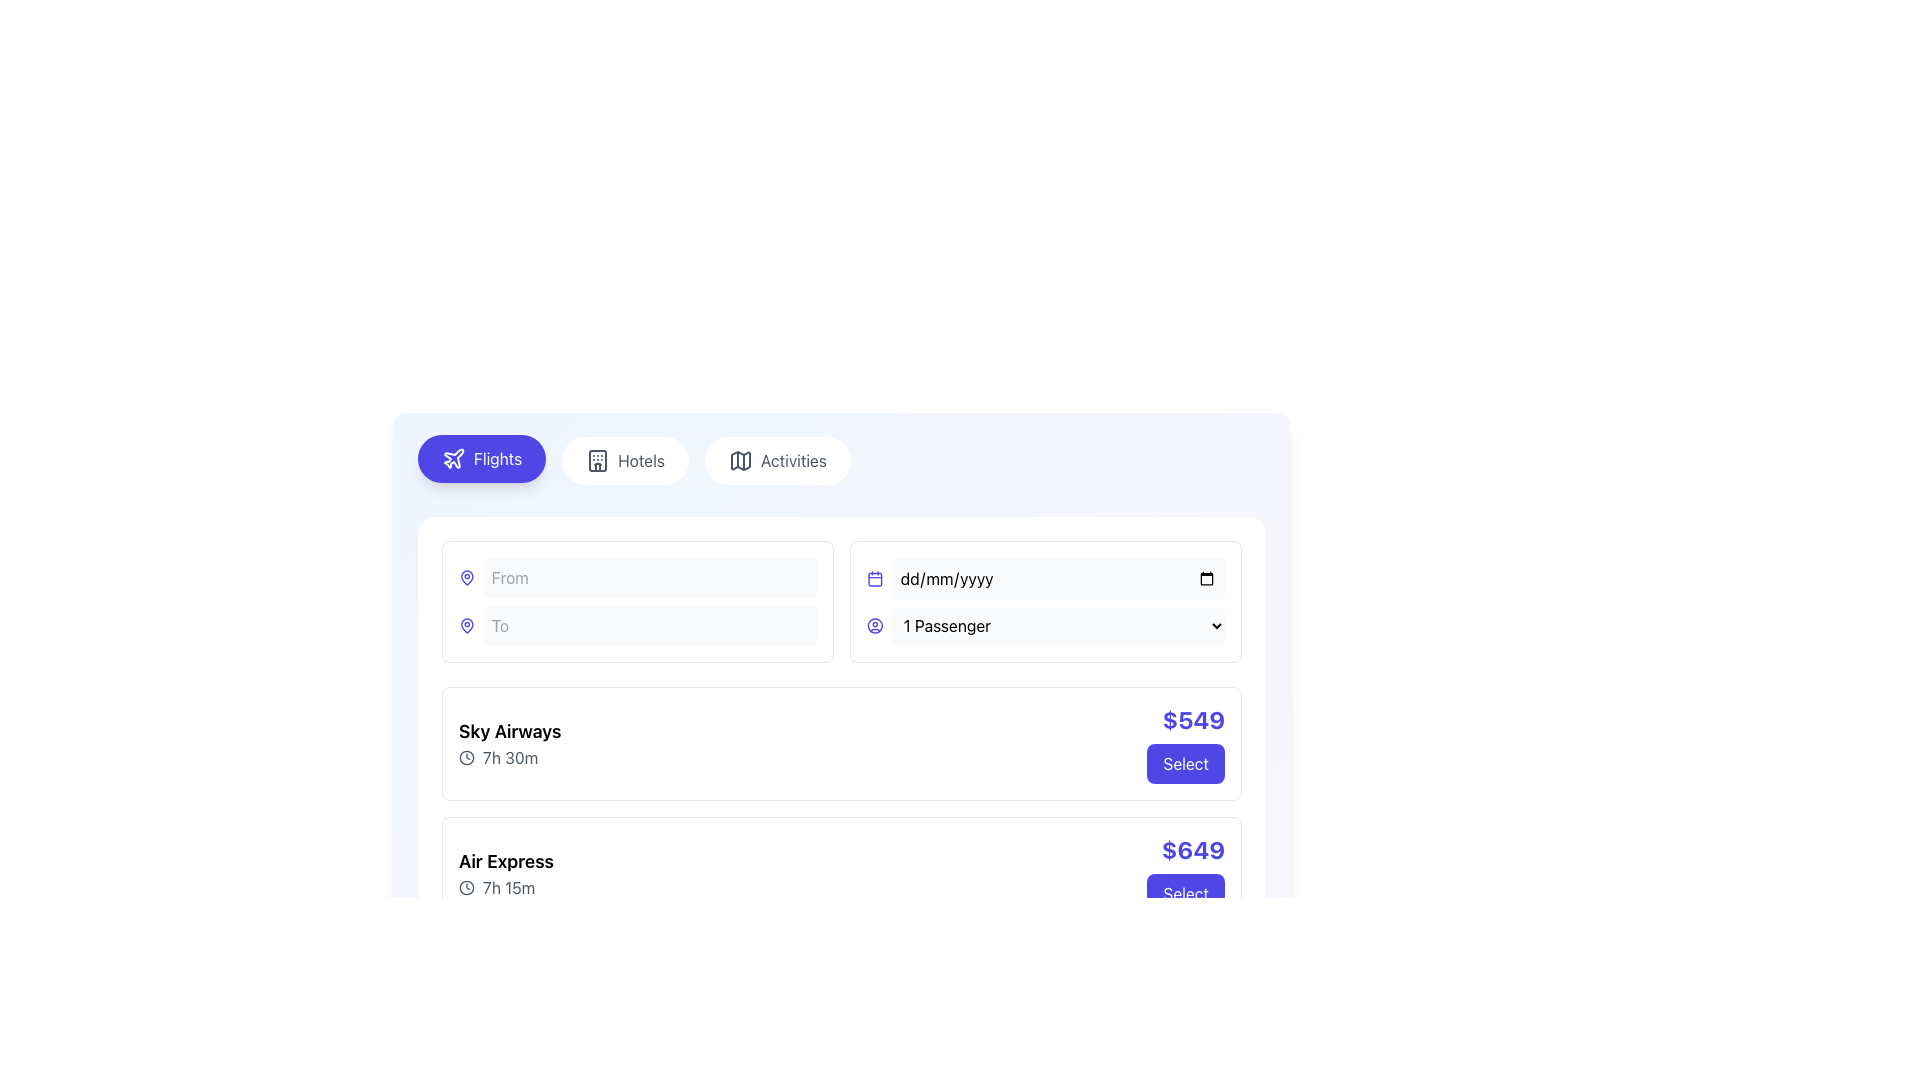 This screenshot has width=1920, height=1080. I want to click on the Decorative SVG icon resembling a map pin located in the 'To' input field's prefix icon area, which precedes the text input field, so click(466, 578).